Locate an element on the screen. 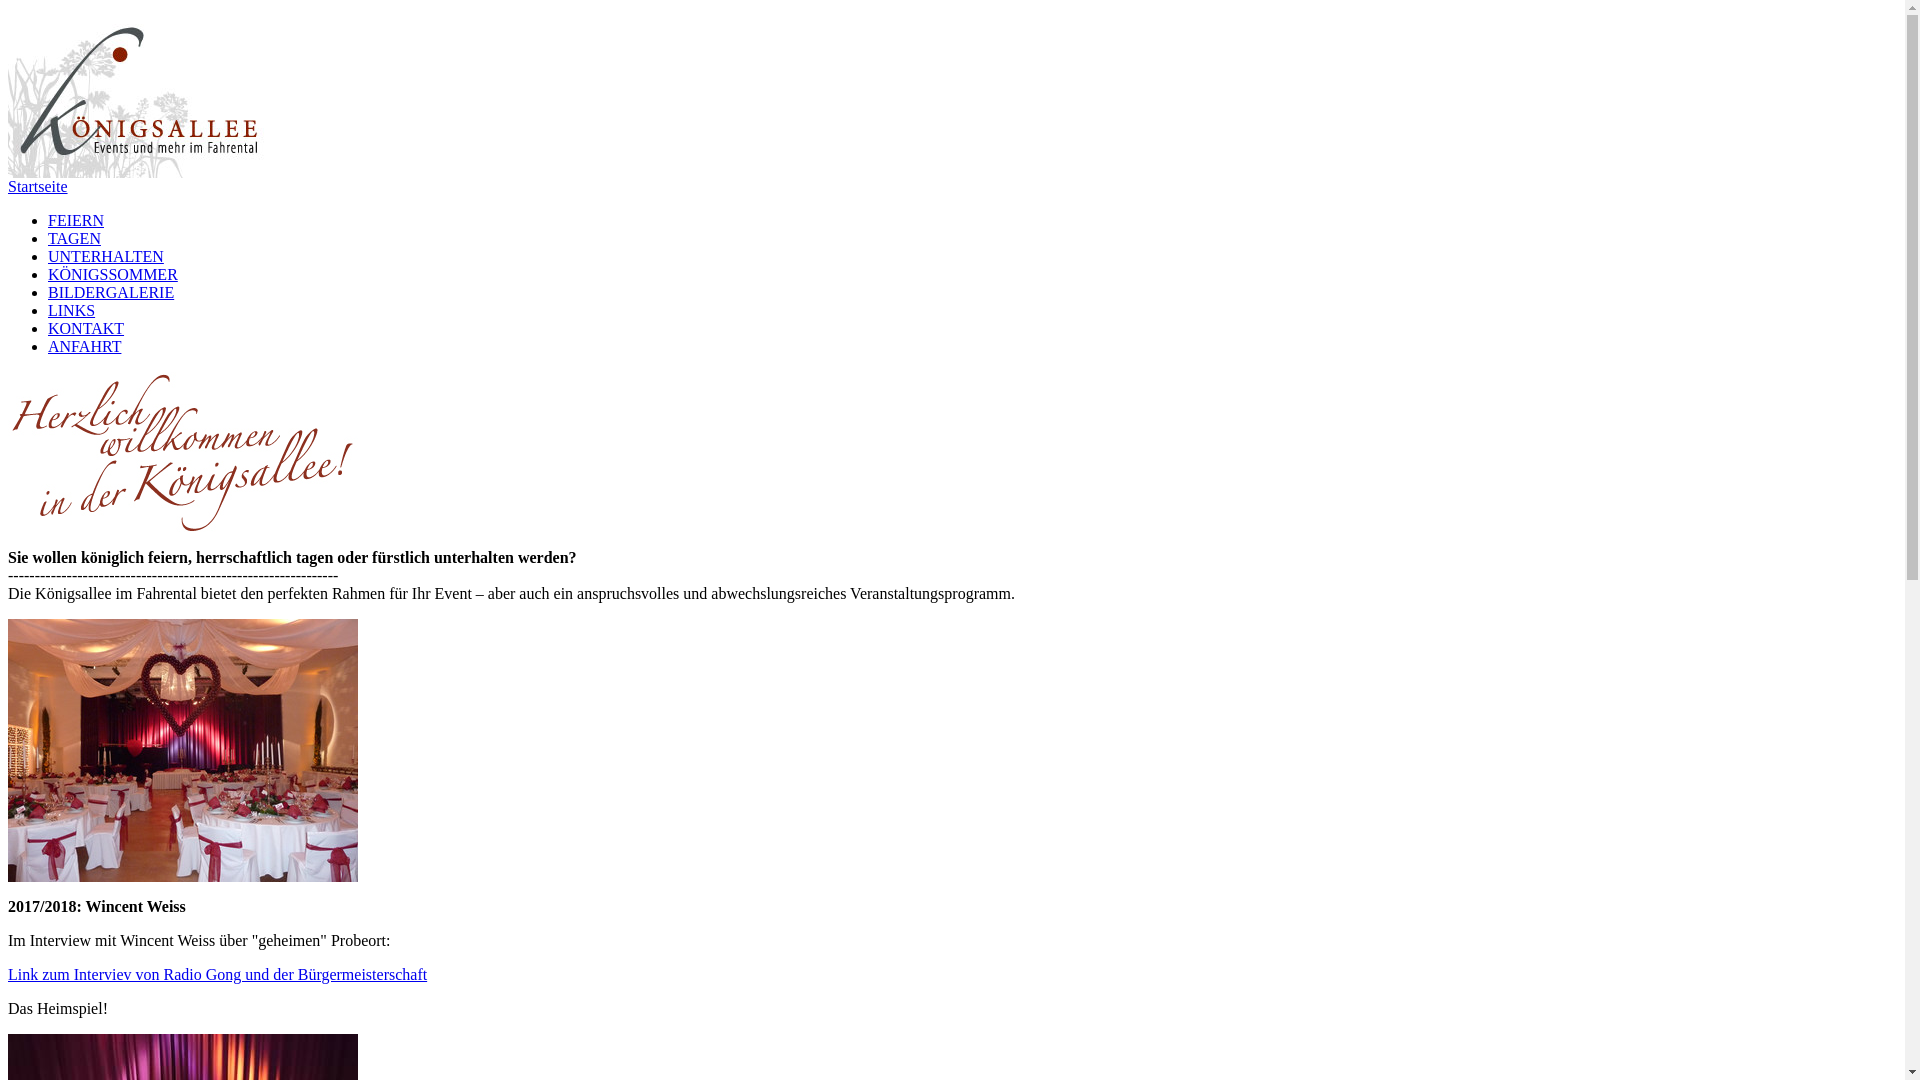 This screenshot has height=1080, width=1920. 'Startseite' is located at coordinates (8, 186).